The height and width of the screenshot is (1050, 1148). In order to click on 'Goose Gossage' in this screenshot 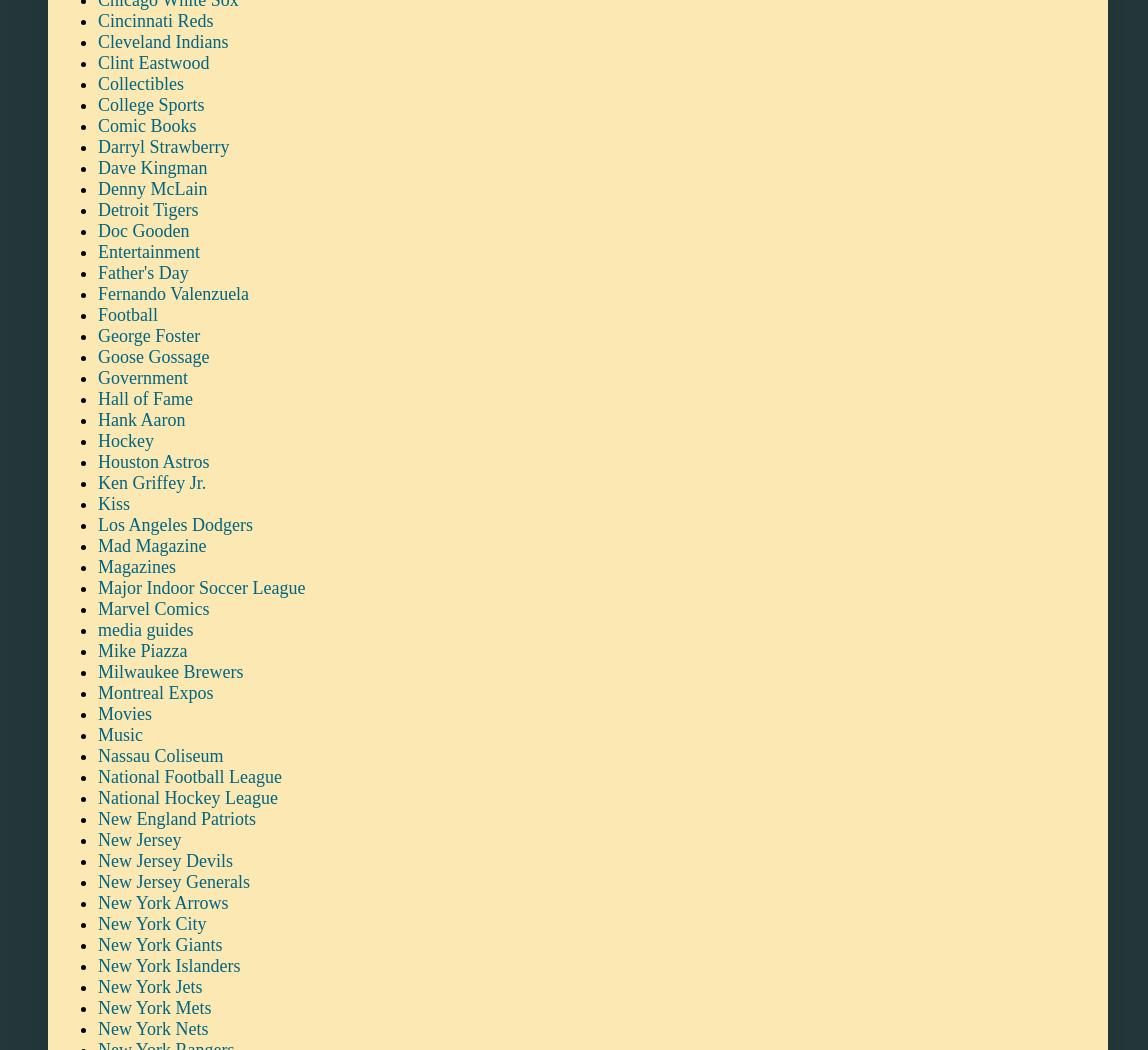, I will do `click(152, 354)`.